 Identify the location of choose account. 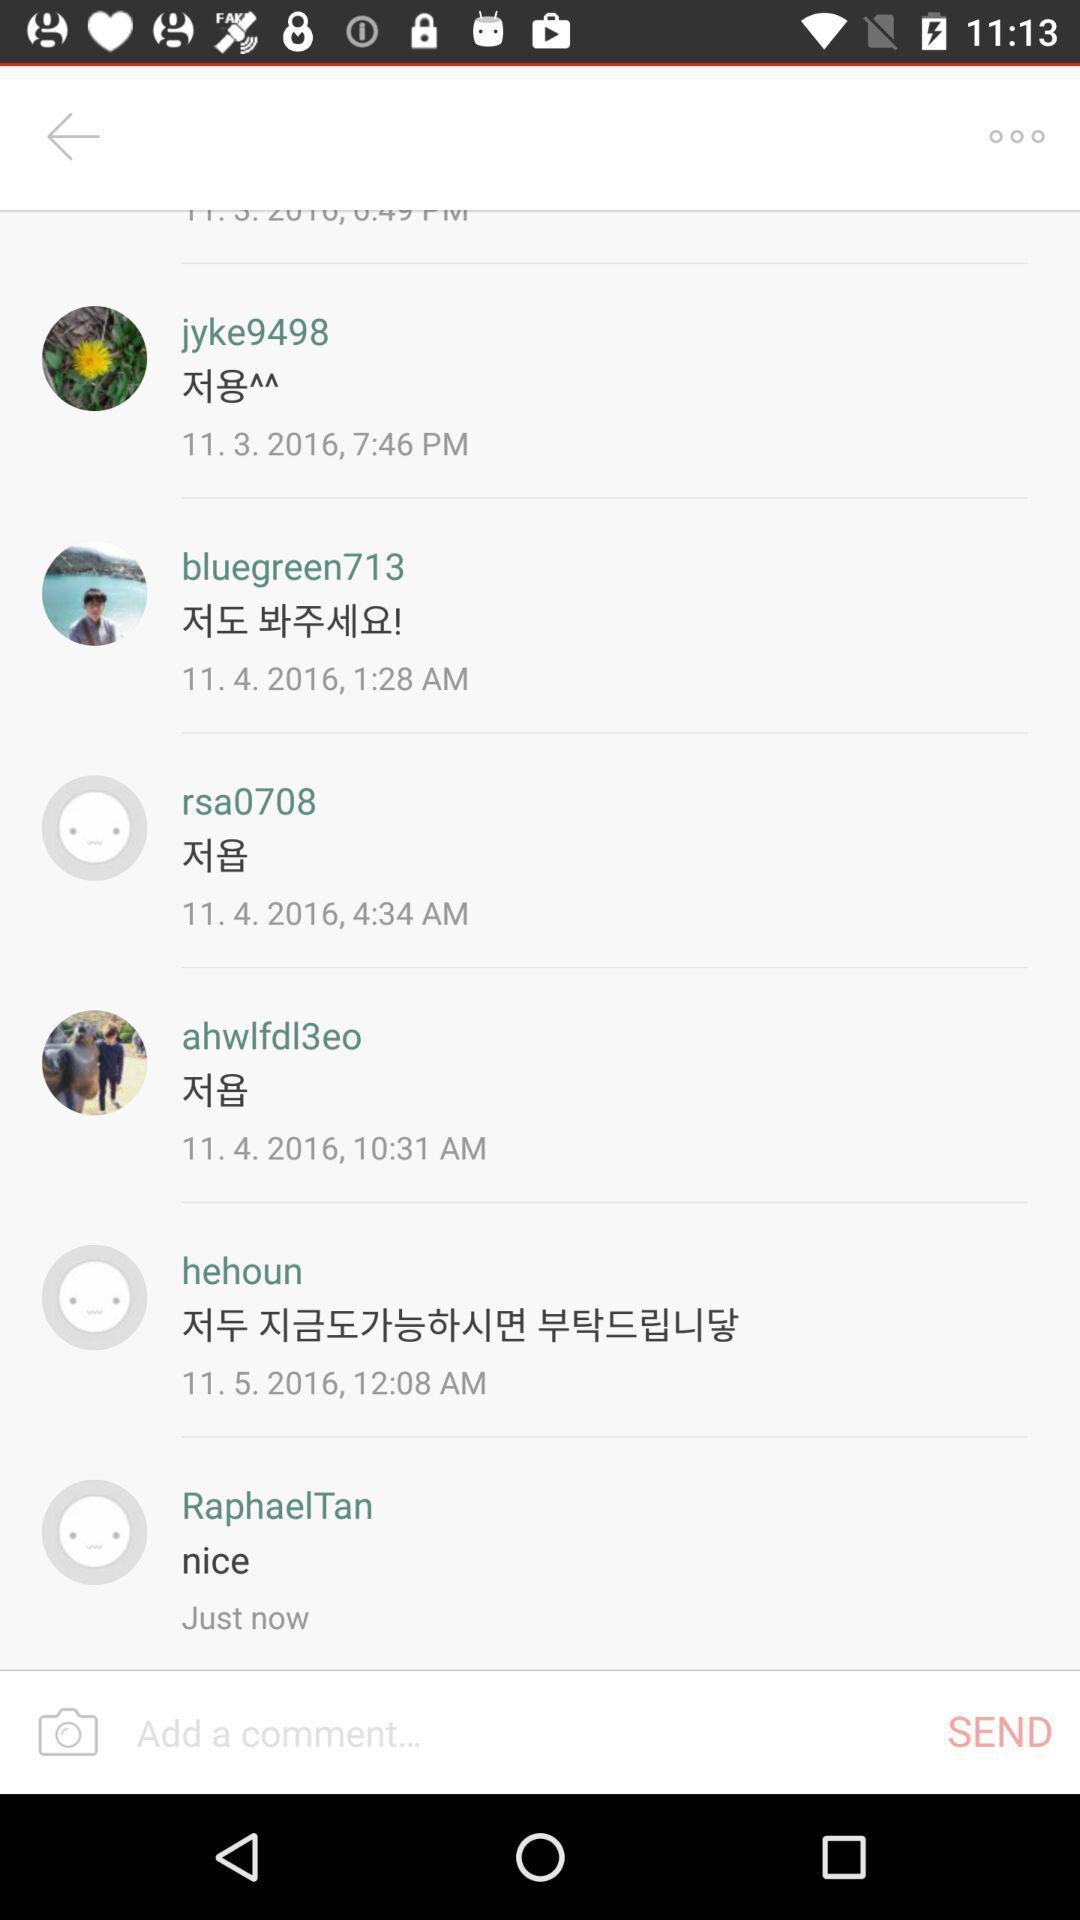
(94, 592).